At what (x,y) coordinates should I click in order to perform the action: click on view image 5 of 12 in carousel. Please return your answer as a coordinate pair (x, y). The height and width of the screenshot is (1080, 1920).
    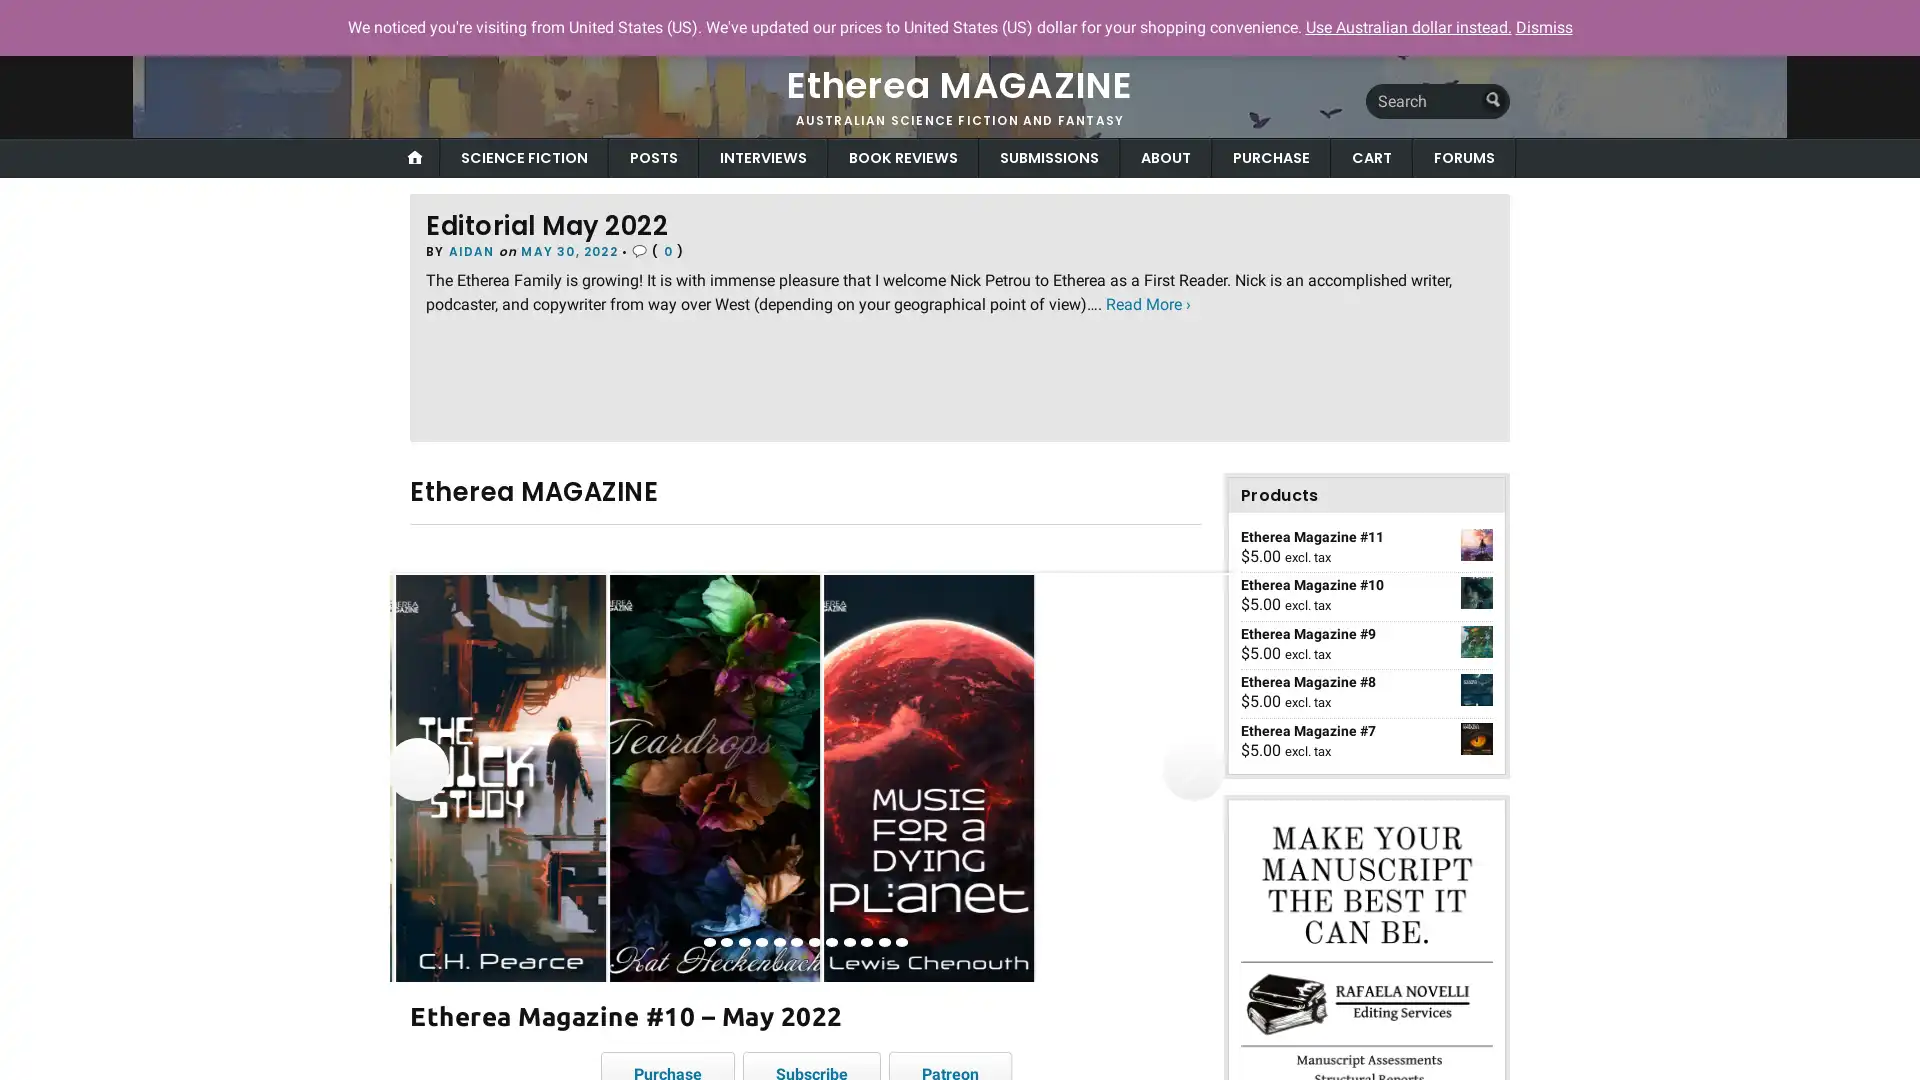
    Looking at the image, I should click on (777, 941).